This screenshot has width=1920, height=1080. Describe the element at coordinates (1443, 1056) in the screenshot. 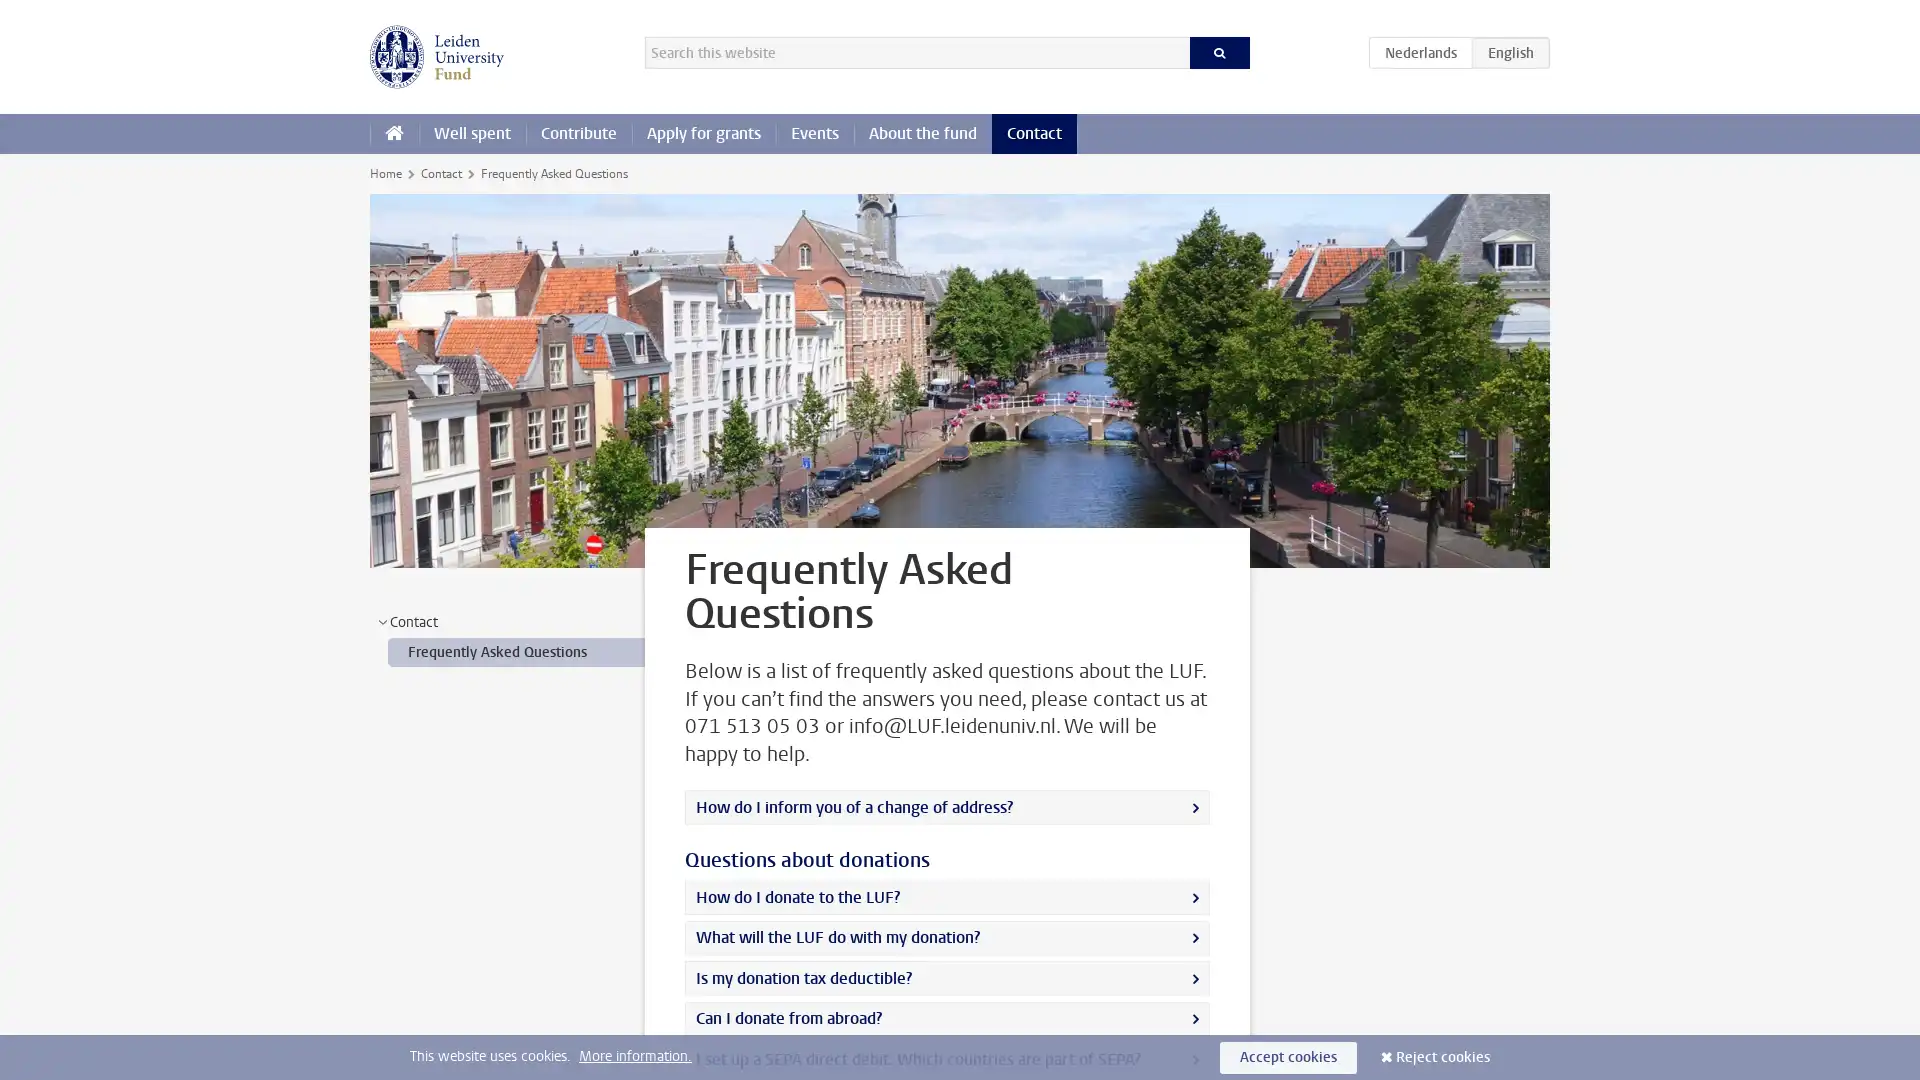

I see `Reject cookies` at that location.